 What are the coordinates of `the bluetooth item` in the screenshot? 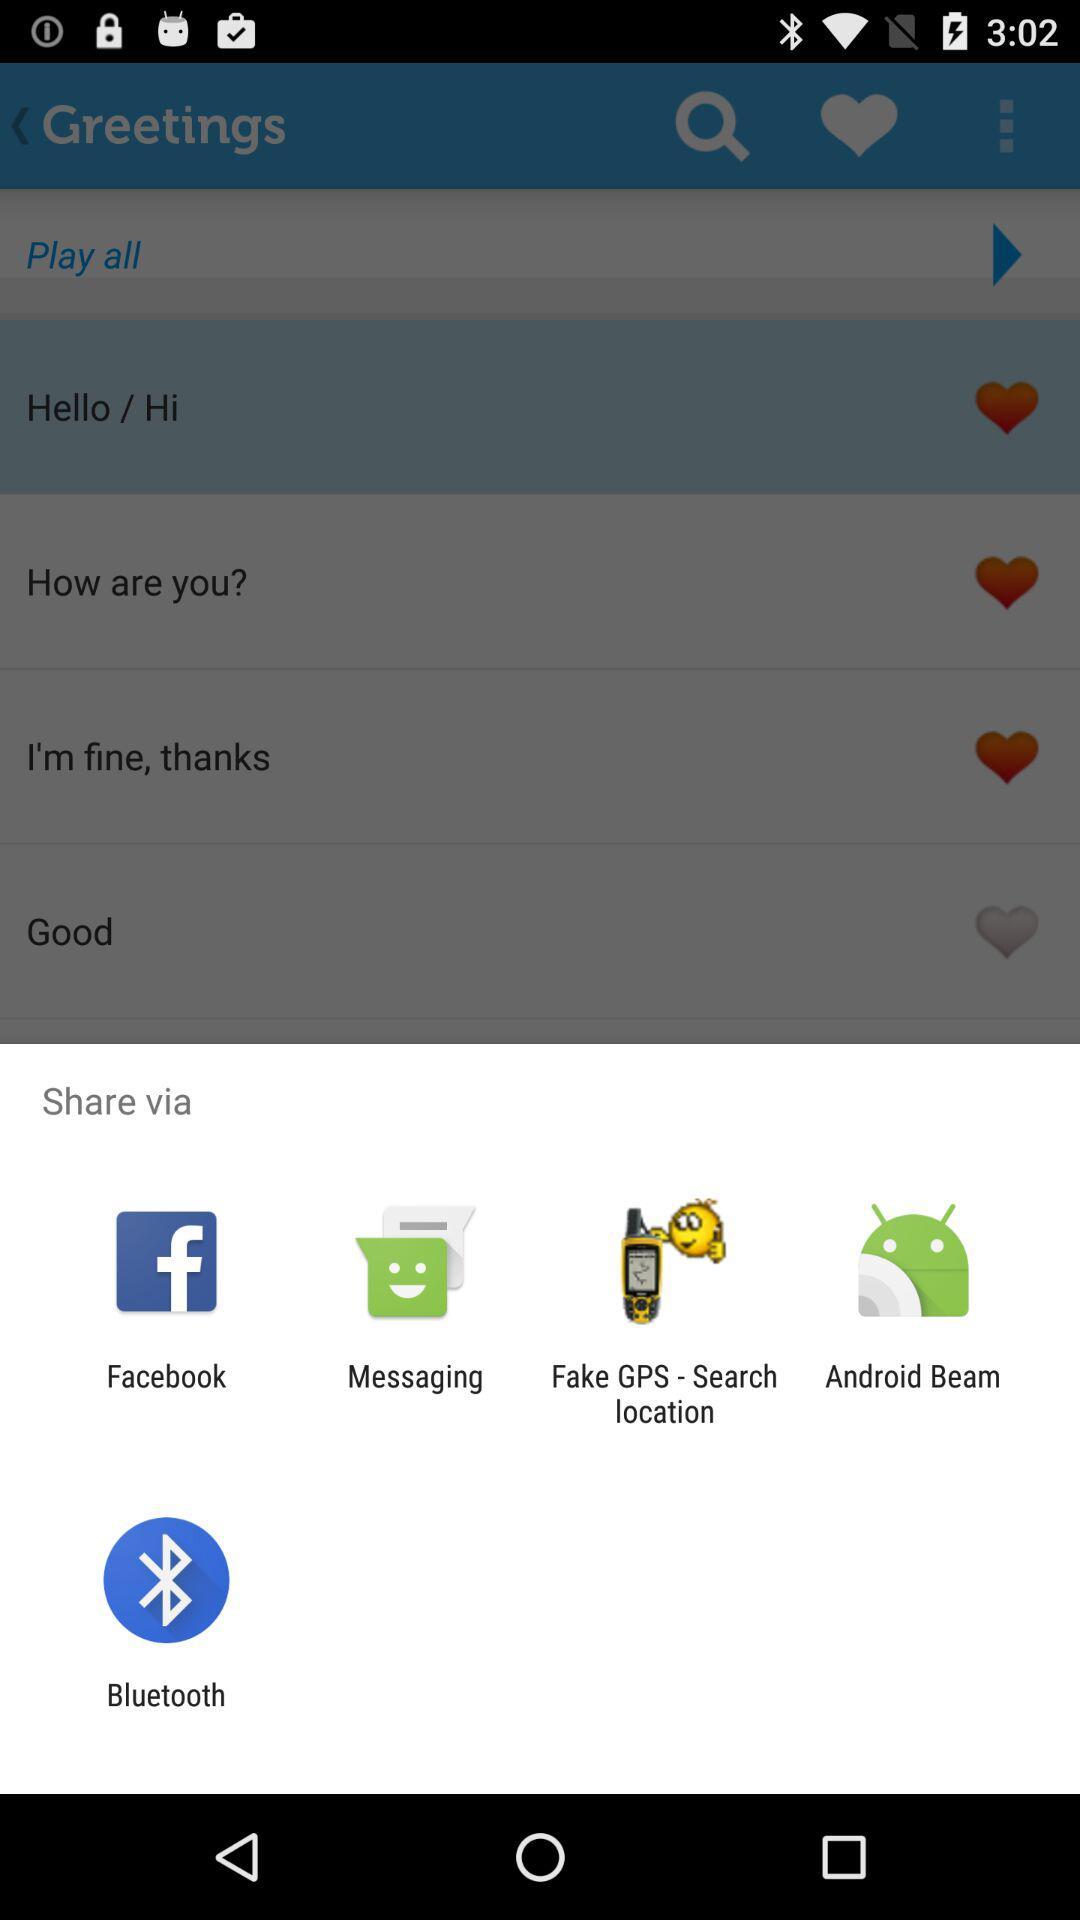 It's located at (165, 1711).